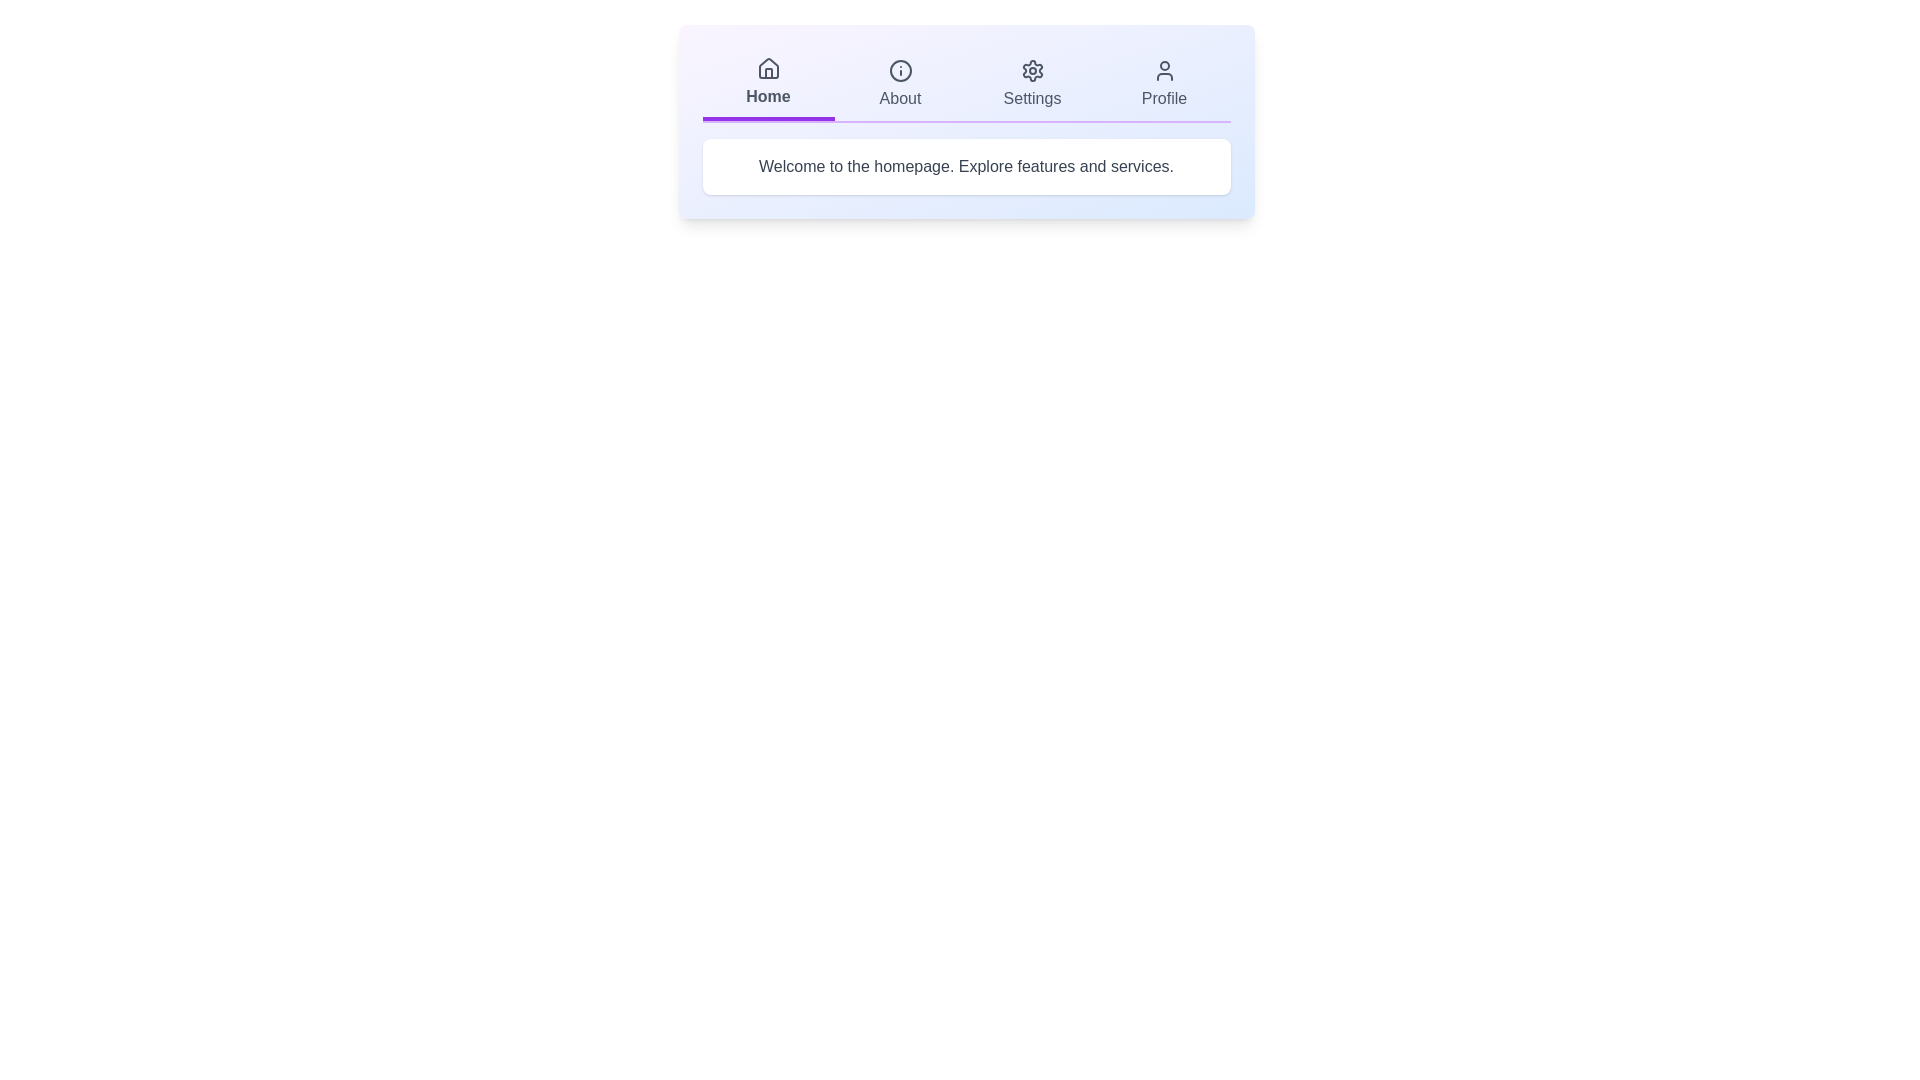  What do you see at coordinates (767, 68) in the screenshot?
I see `the icon of the Home tab` at bounding box center [767, 68].